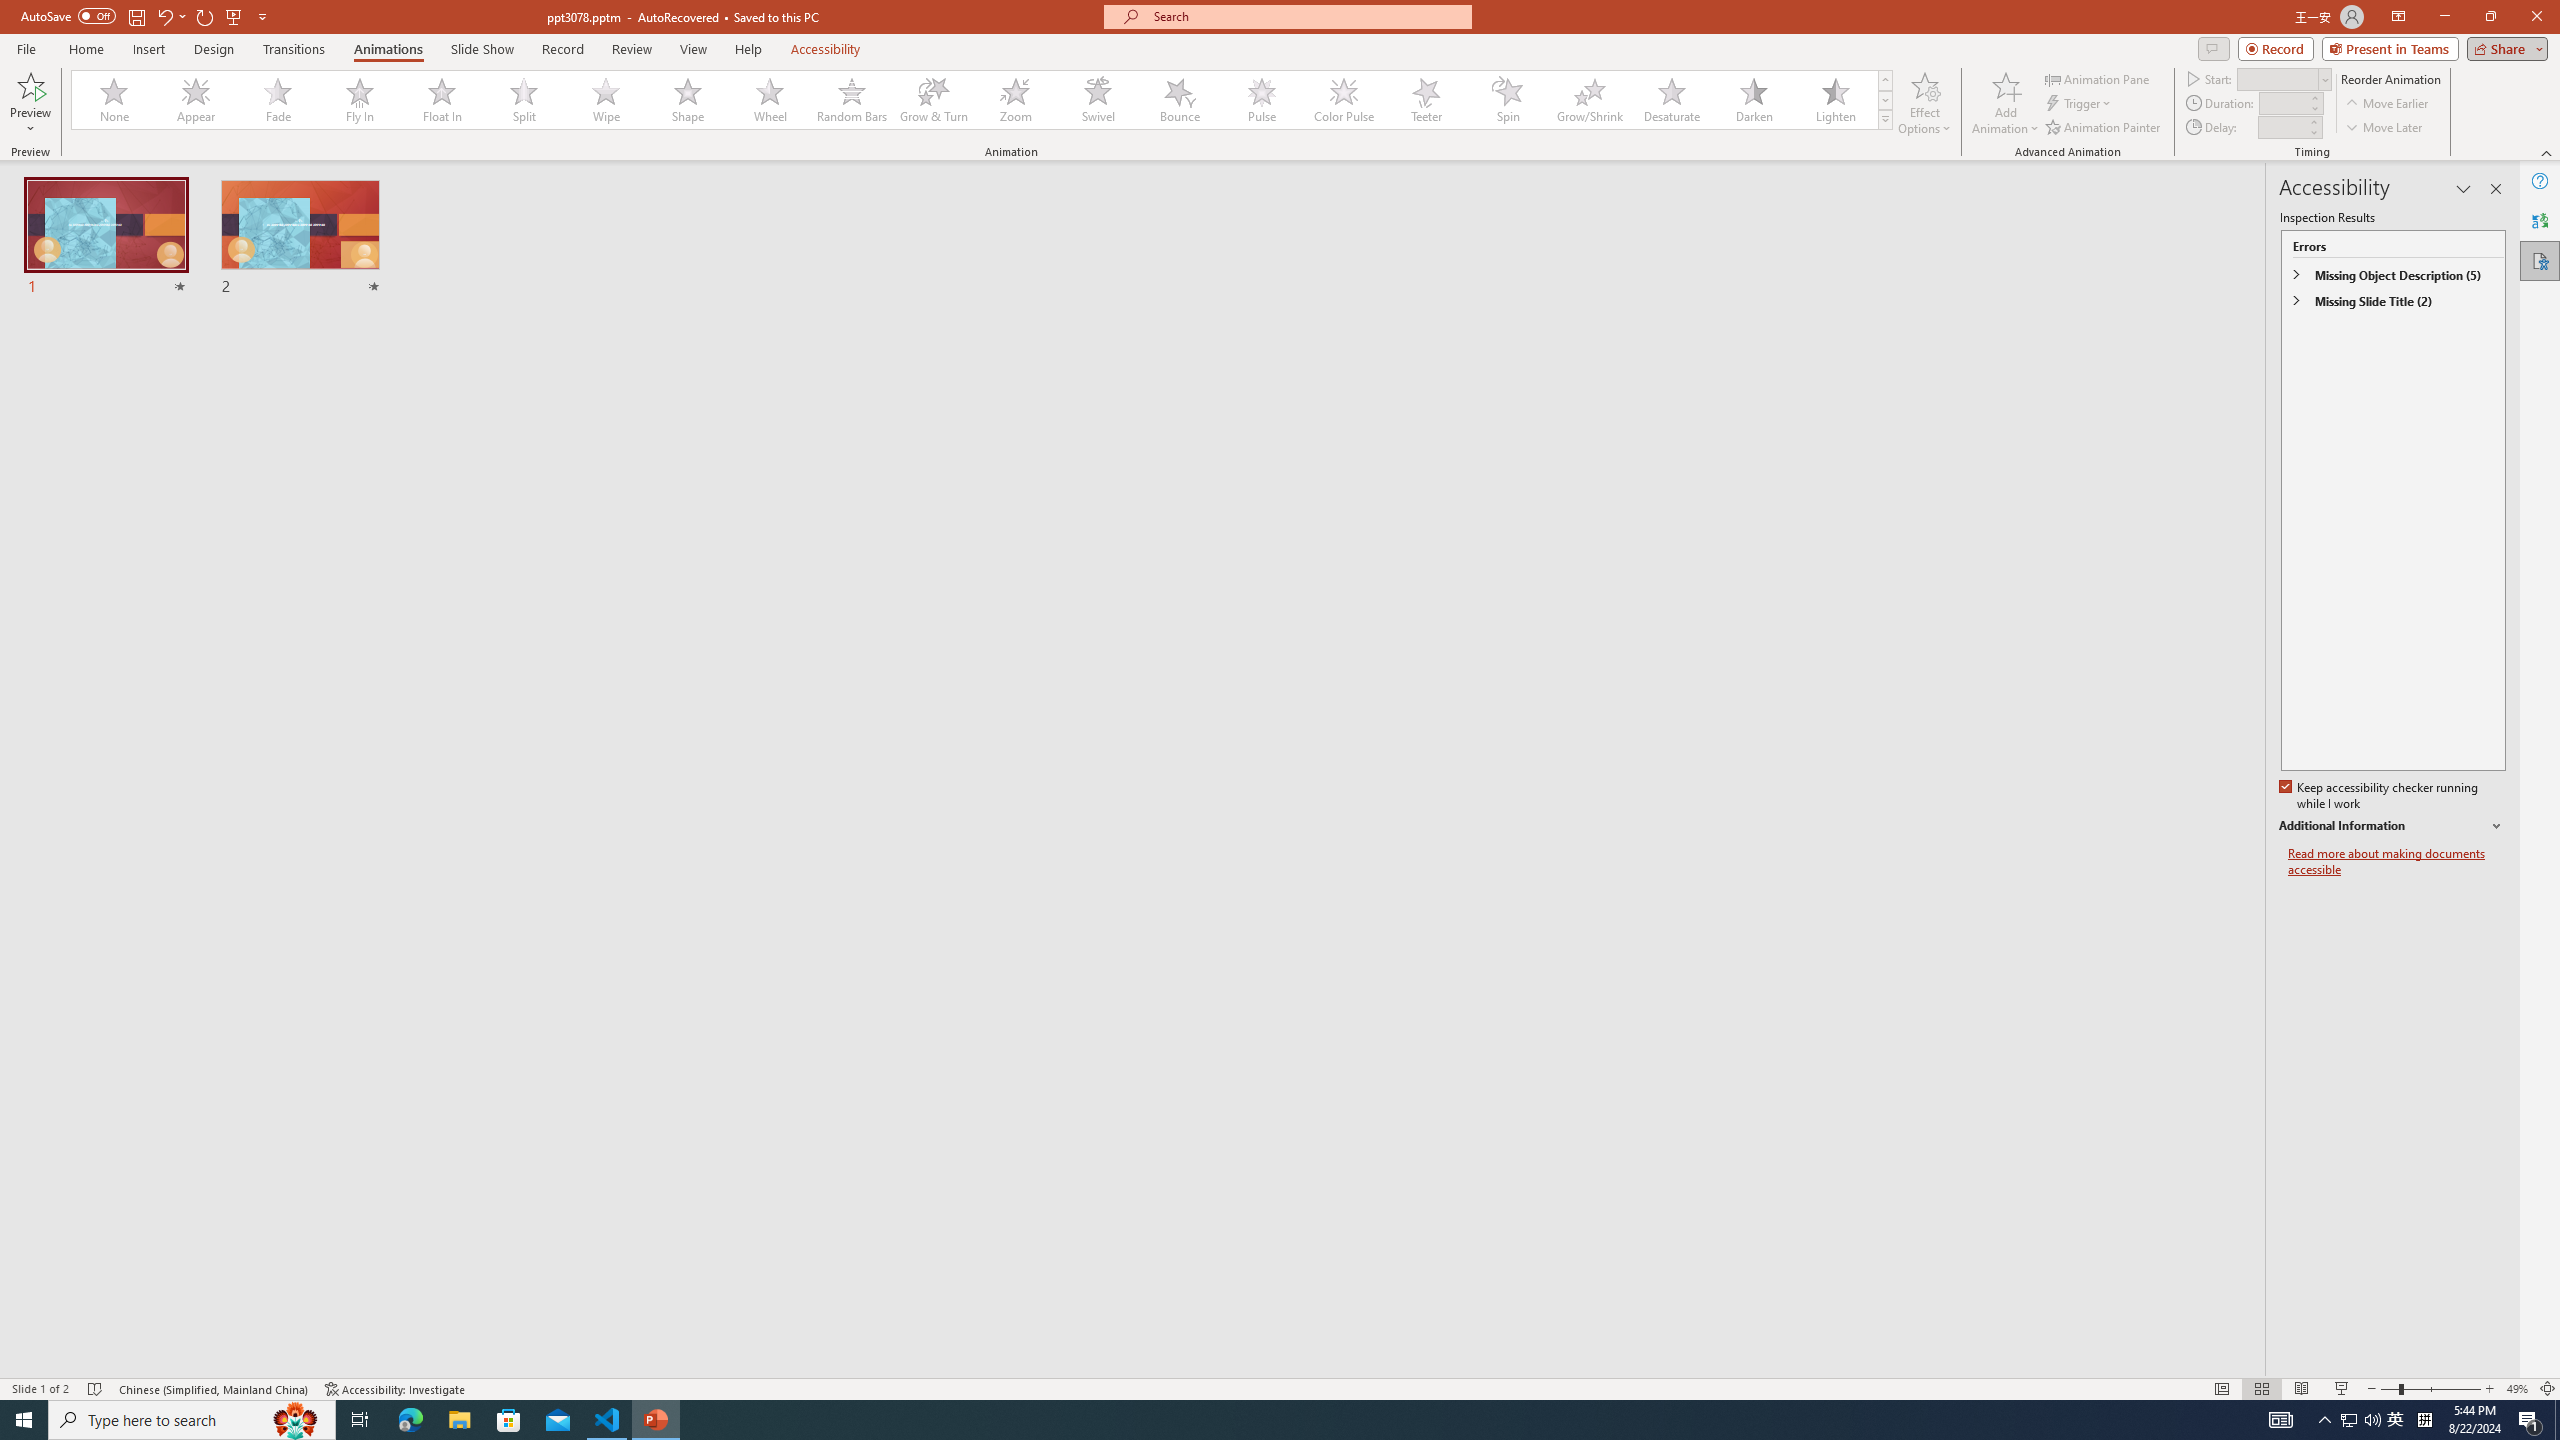  What do you see at coordinates (523, 99) in the screenshot?
I see `'Split'` at bounding box center [523, 99].